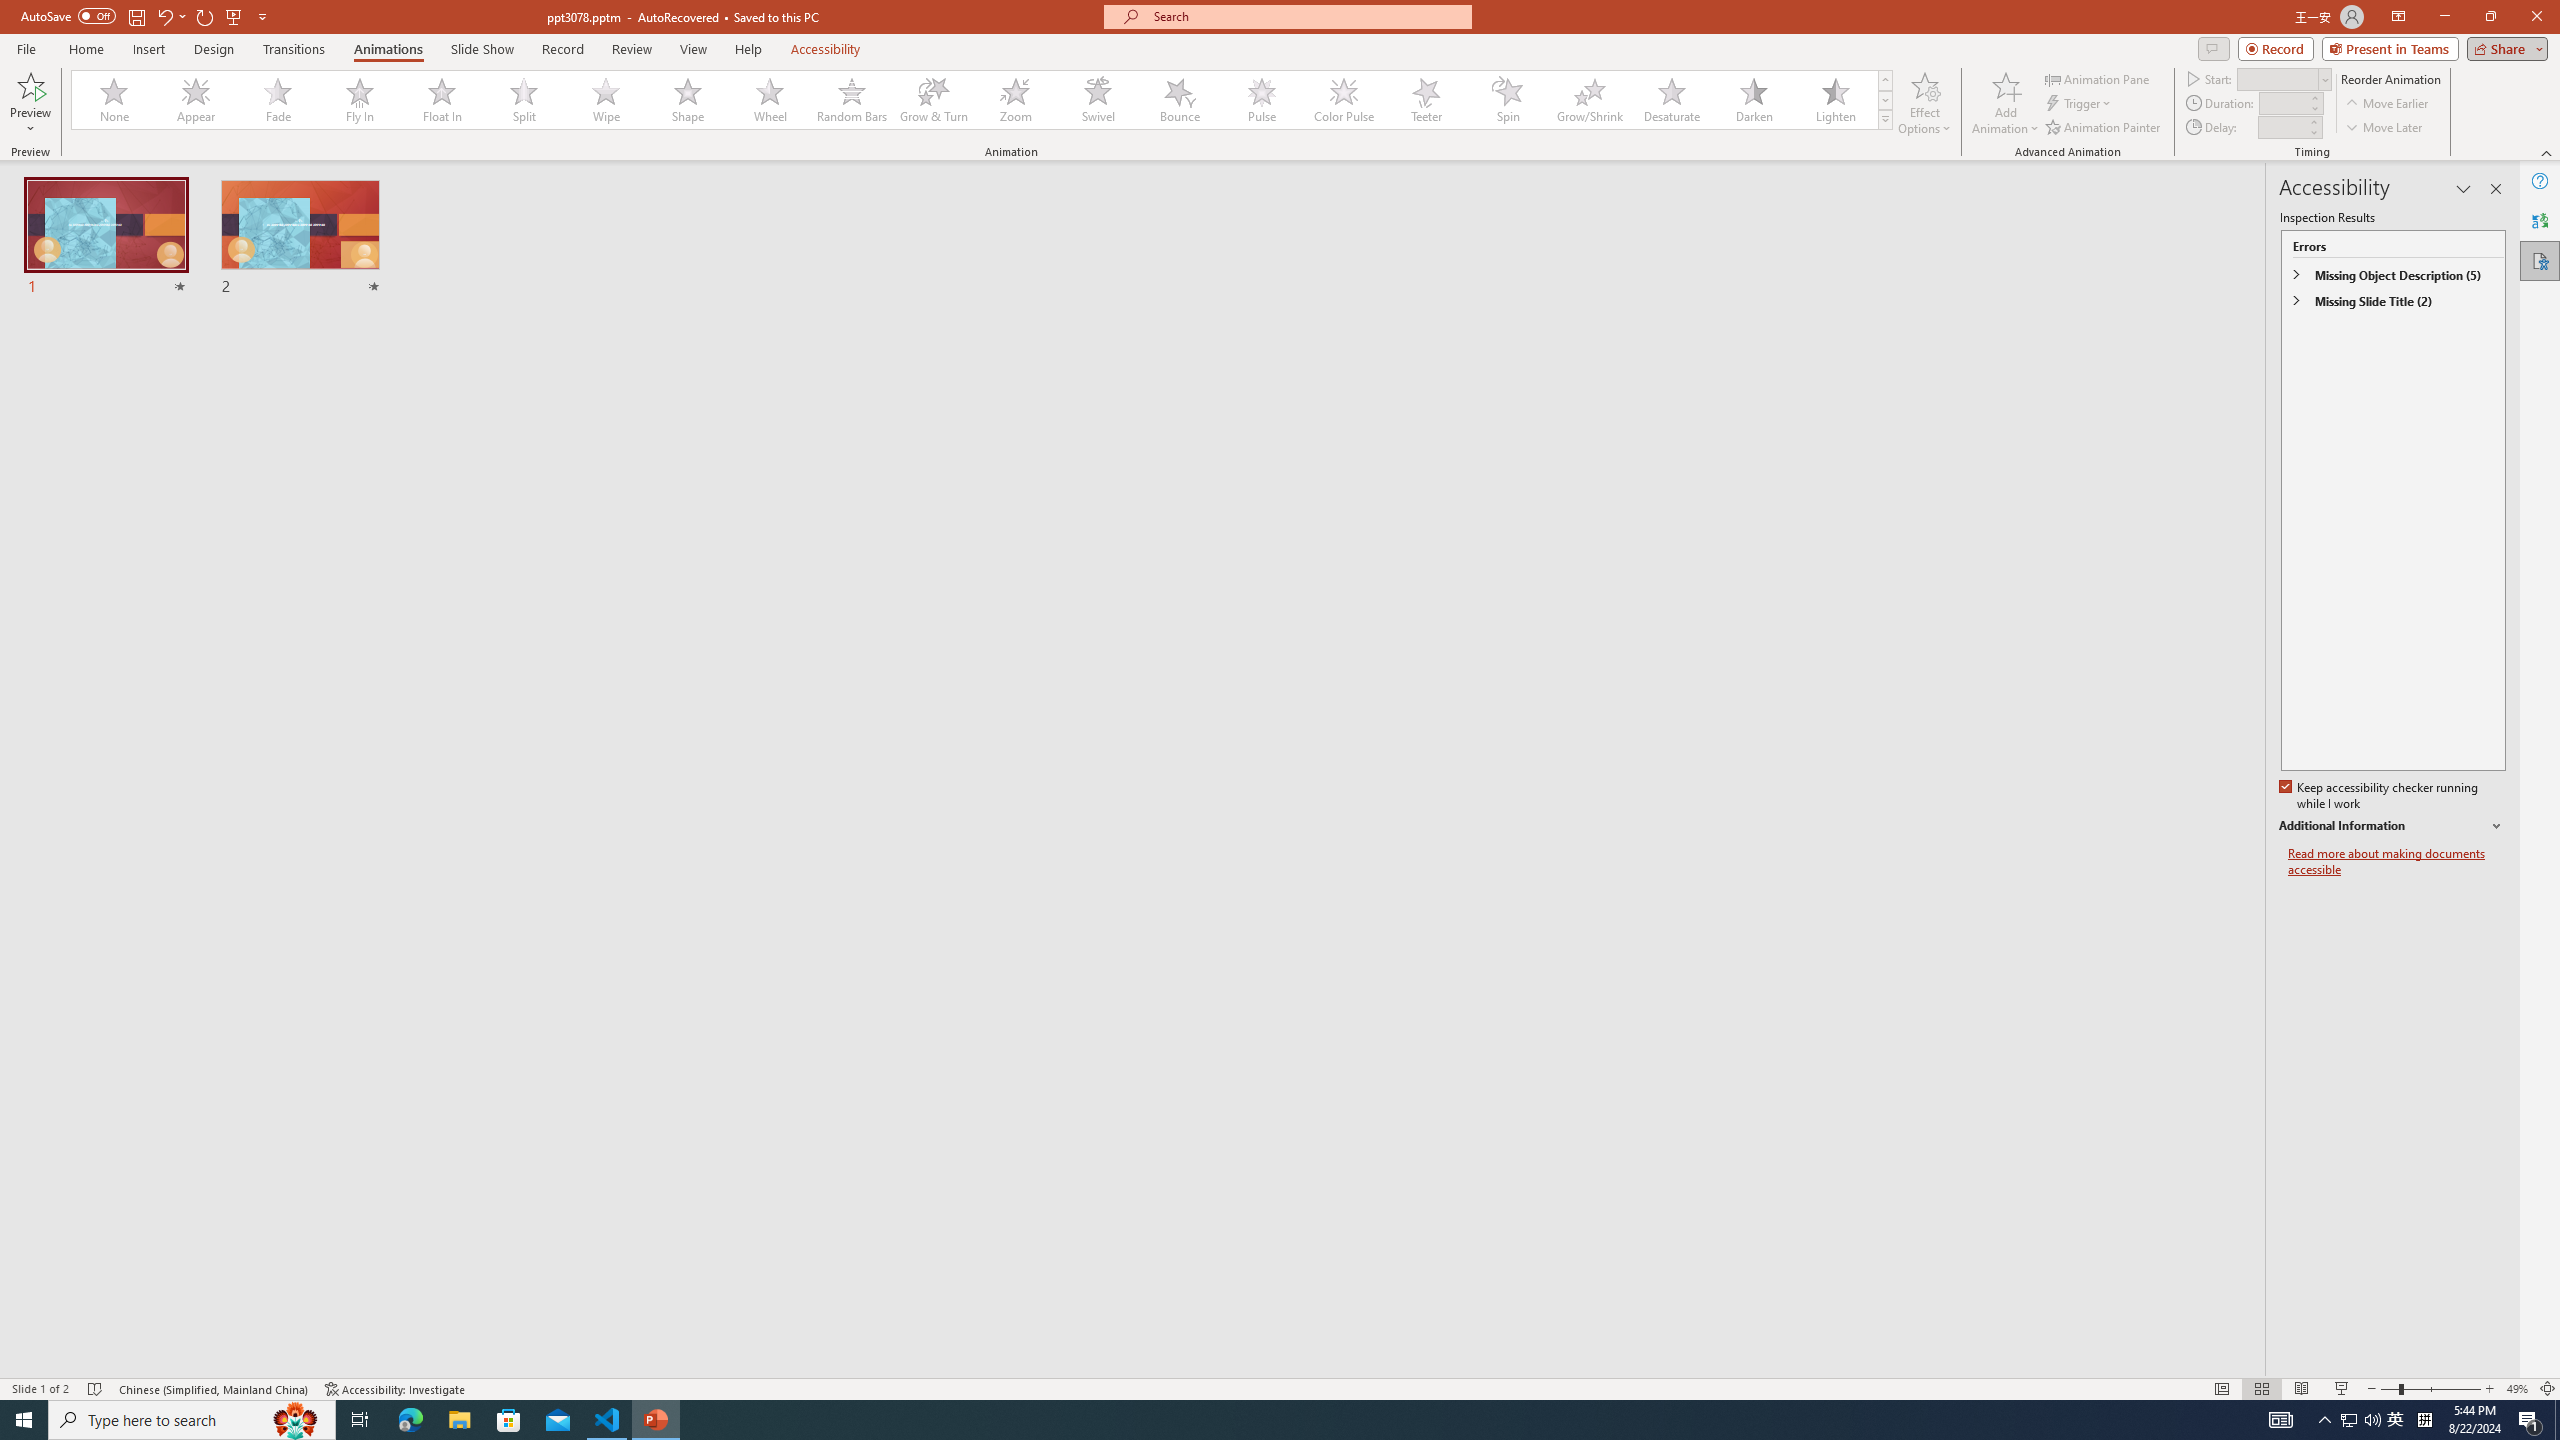  What do you see at coordinates (523, 99) in the screenshot?
I see `'Split'` at bounding box center [523, 99].